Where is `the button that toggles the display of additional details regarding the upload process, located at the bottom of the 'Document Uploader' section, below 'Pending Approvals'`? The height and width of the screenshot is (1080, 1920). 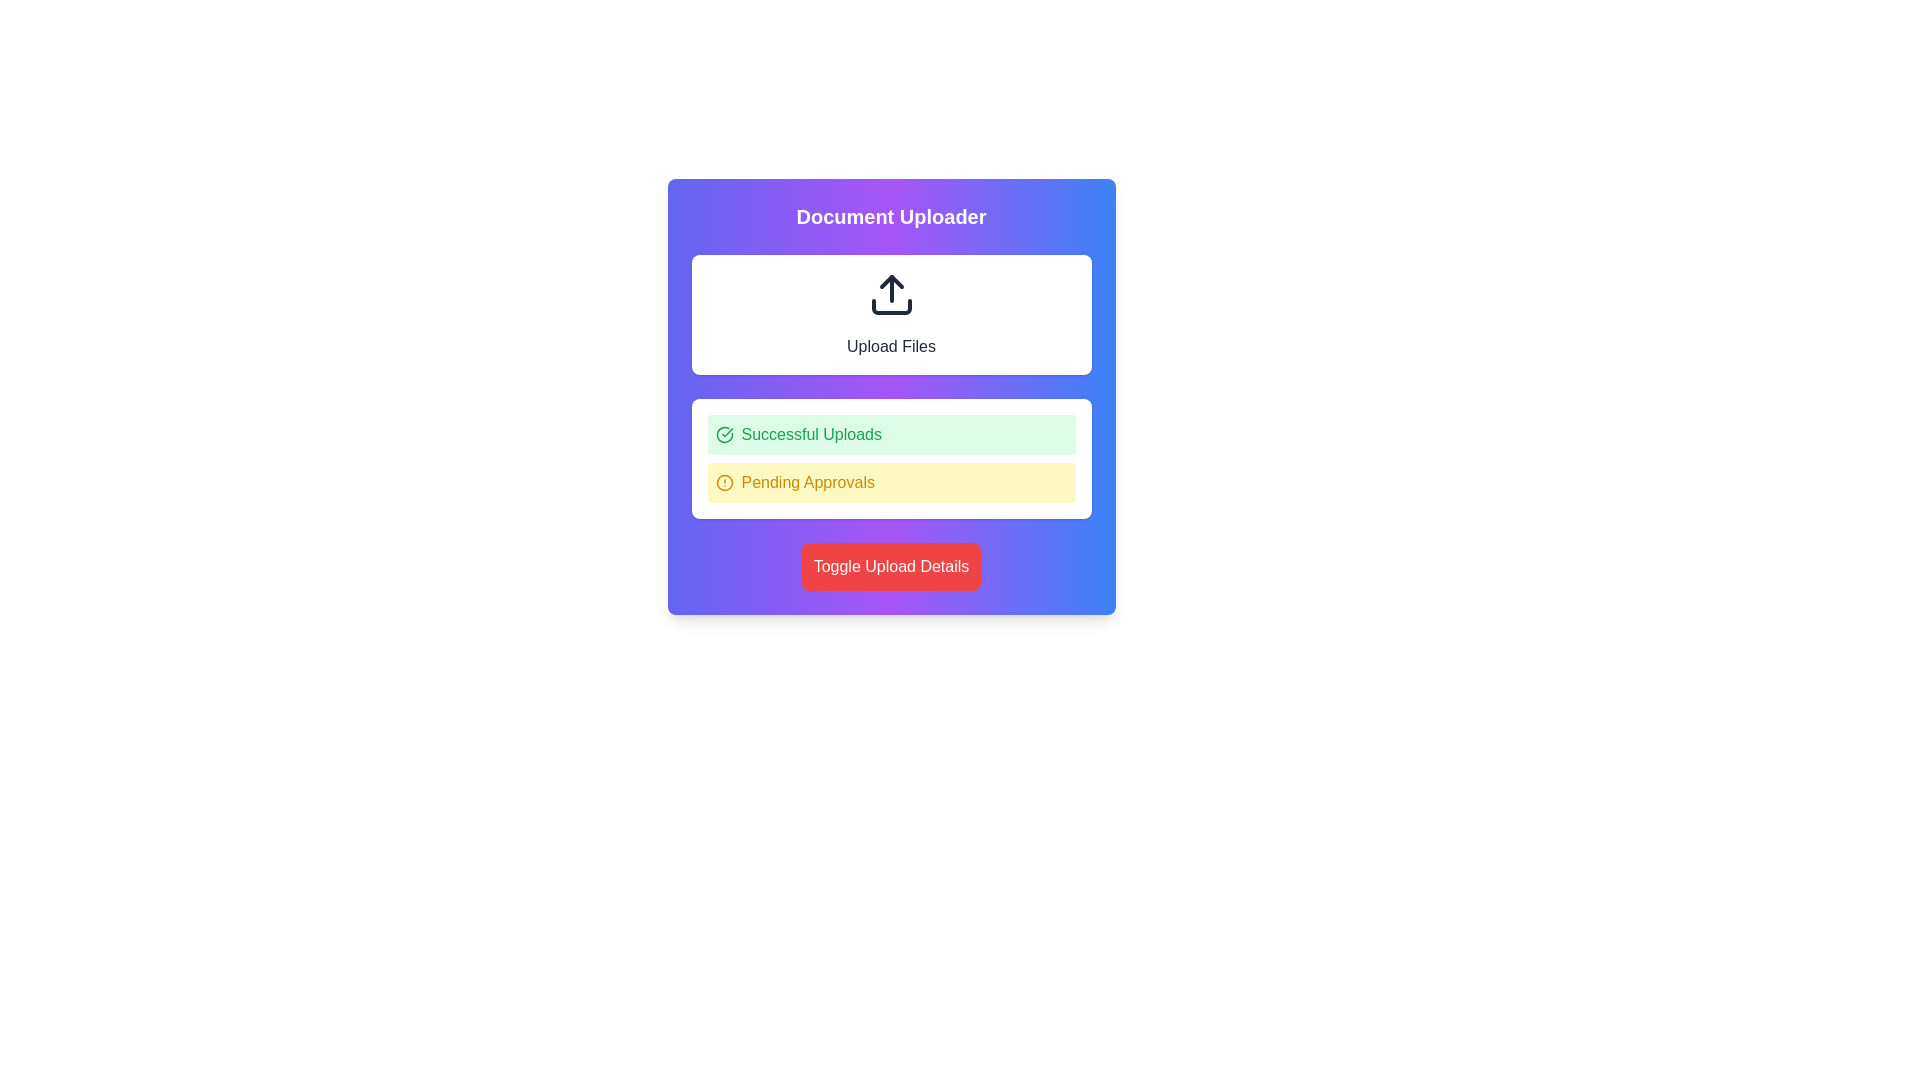 the button that toggles the display of additional details regarding the upload process, located at the bottom of the 'Document Uploader' section, below 'Pending Approvals' is located at coordinates (890, 567).